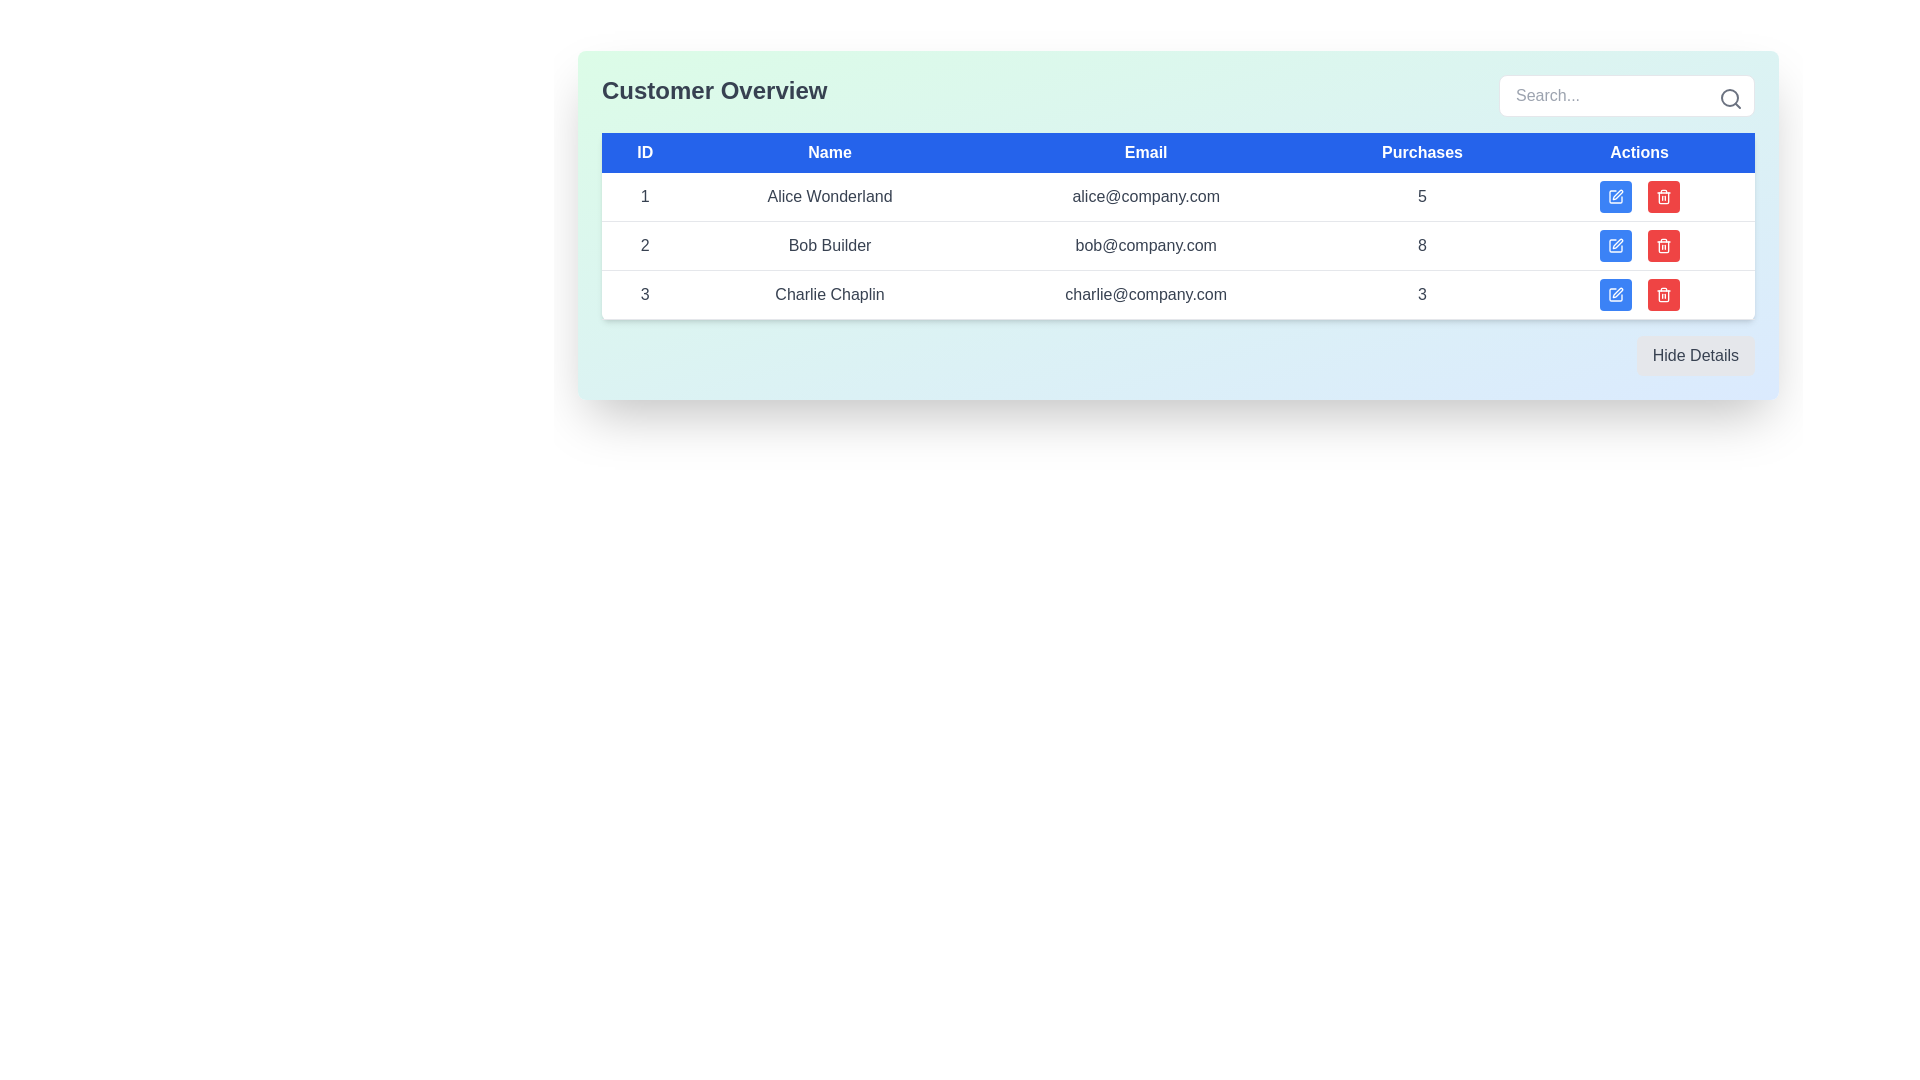  What do you see at coordinates (1178, 197) in the screenshot?
I see `the individual cells or action buttons in the first row of the data table that displays '1' under ID, 'Alice Wonderland' under Name, 'alice@company.com' under Email, '5' under Purchases, and action icons under Actions` at bounding box center [1178, 197].